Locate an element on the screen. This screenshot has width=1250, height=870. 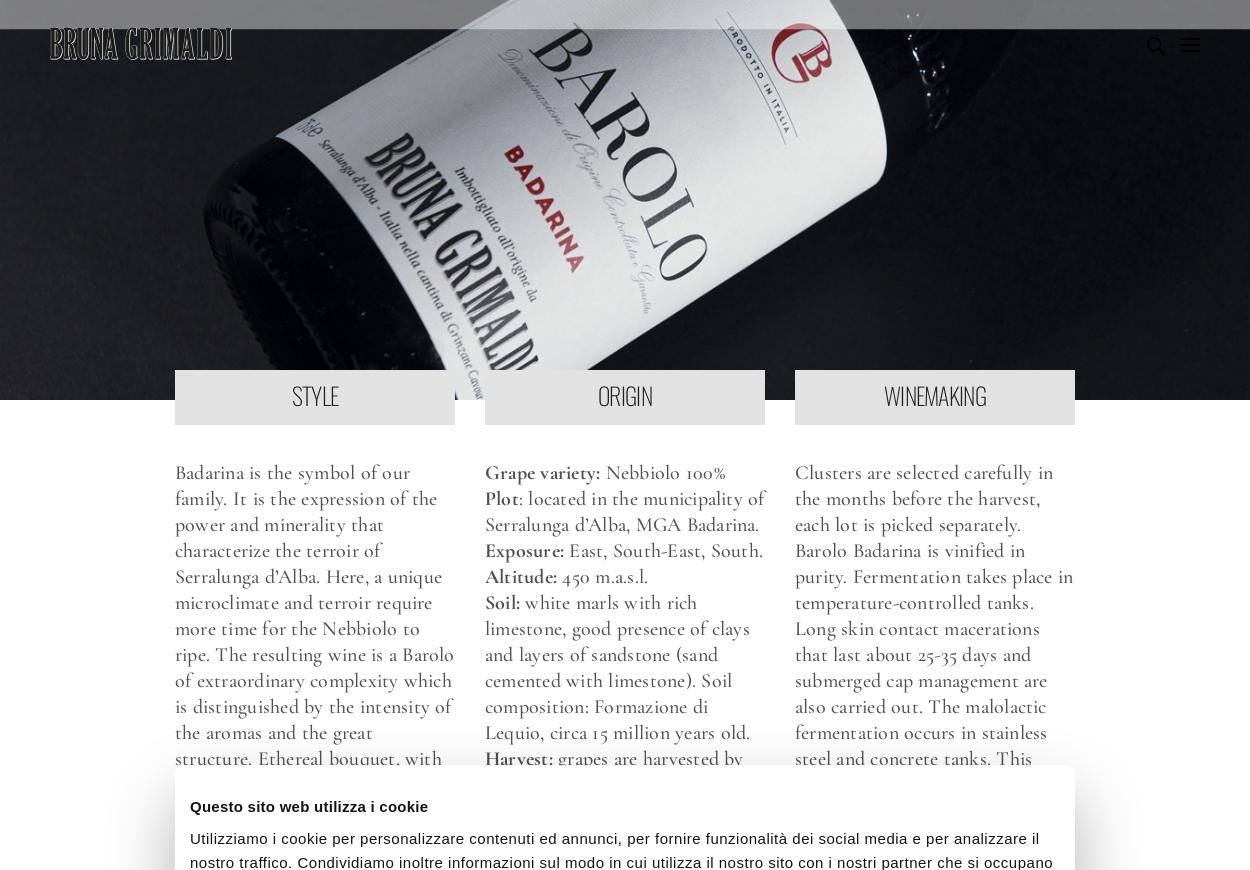
'WINEMAKING' is located at coordinates (934, 394).